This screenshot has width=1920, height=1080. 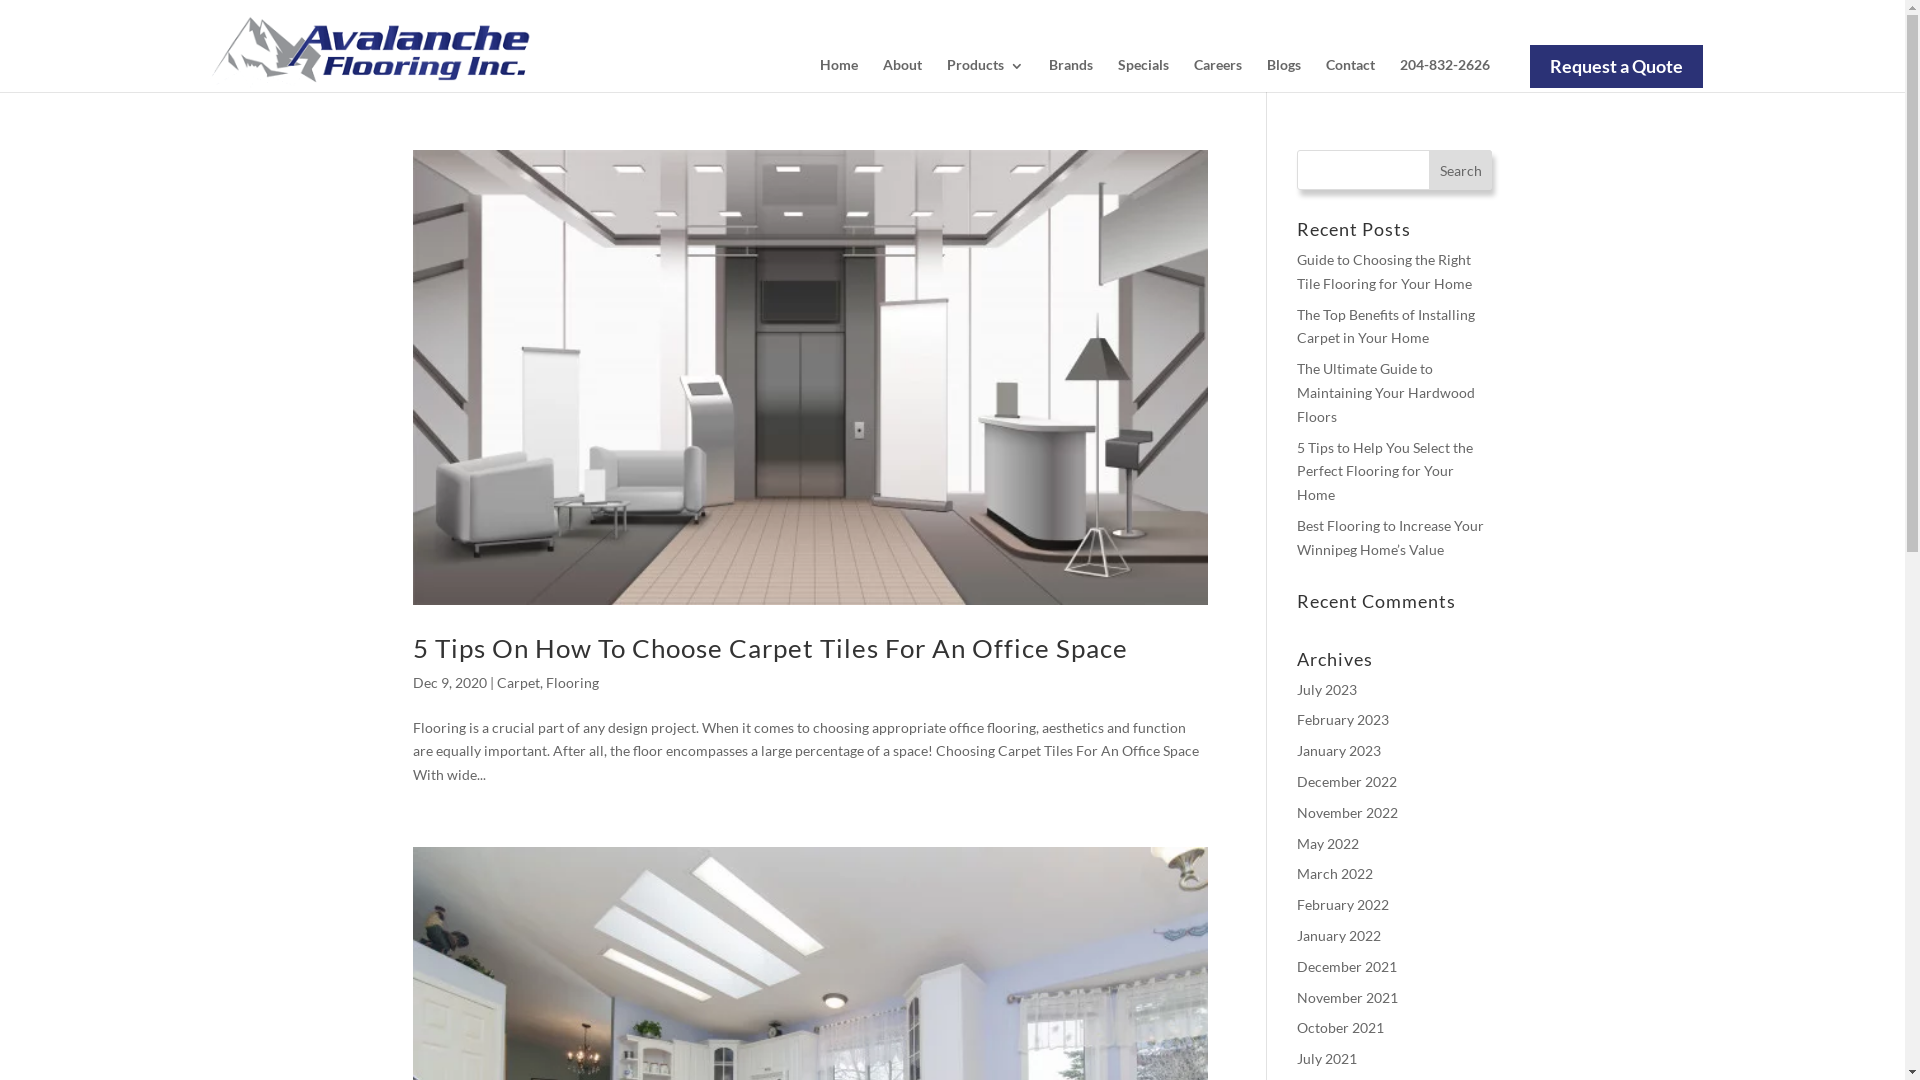 I want to click on 'Flooring', so click(x=571, y=681).